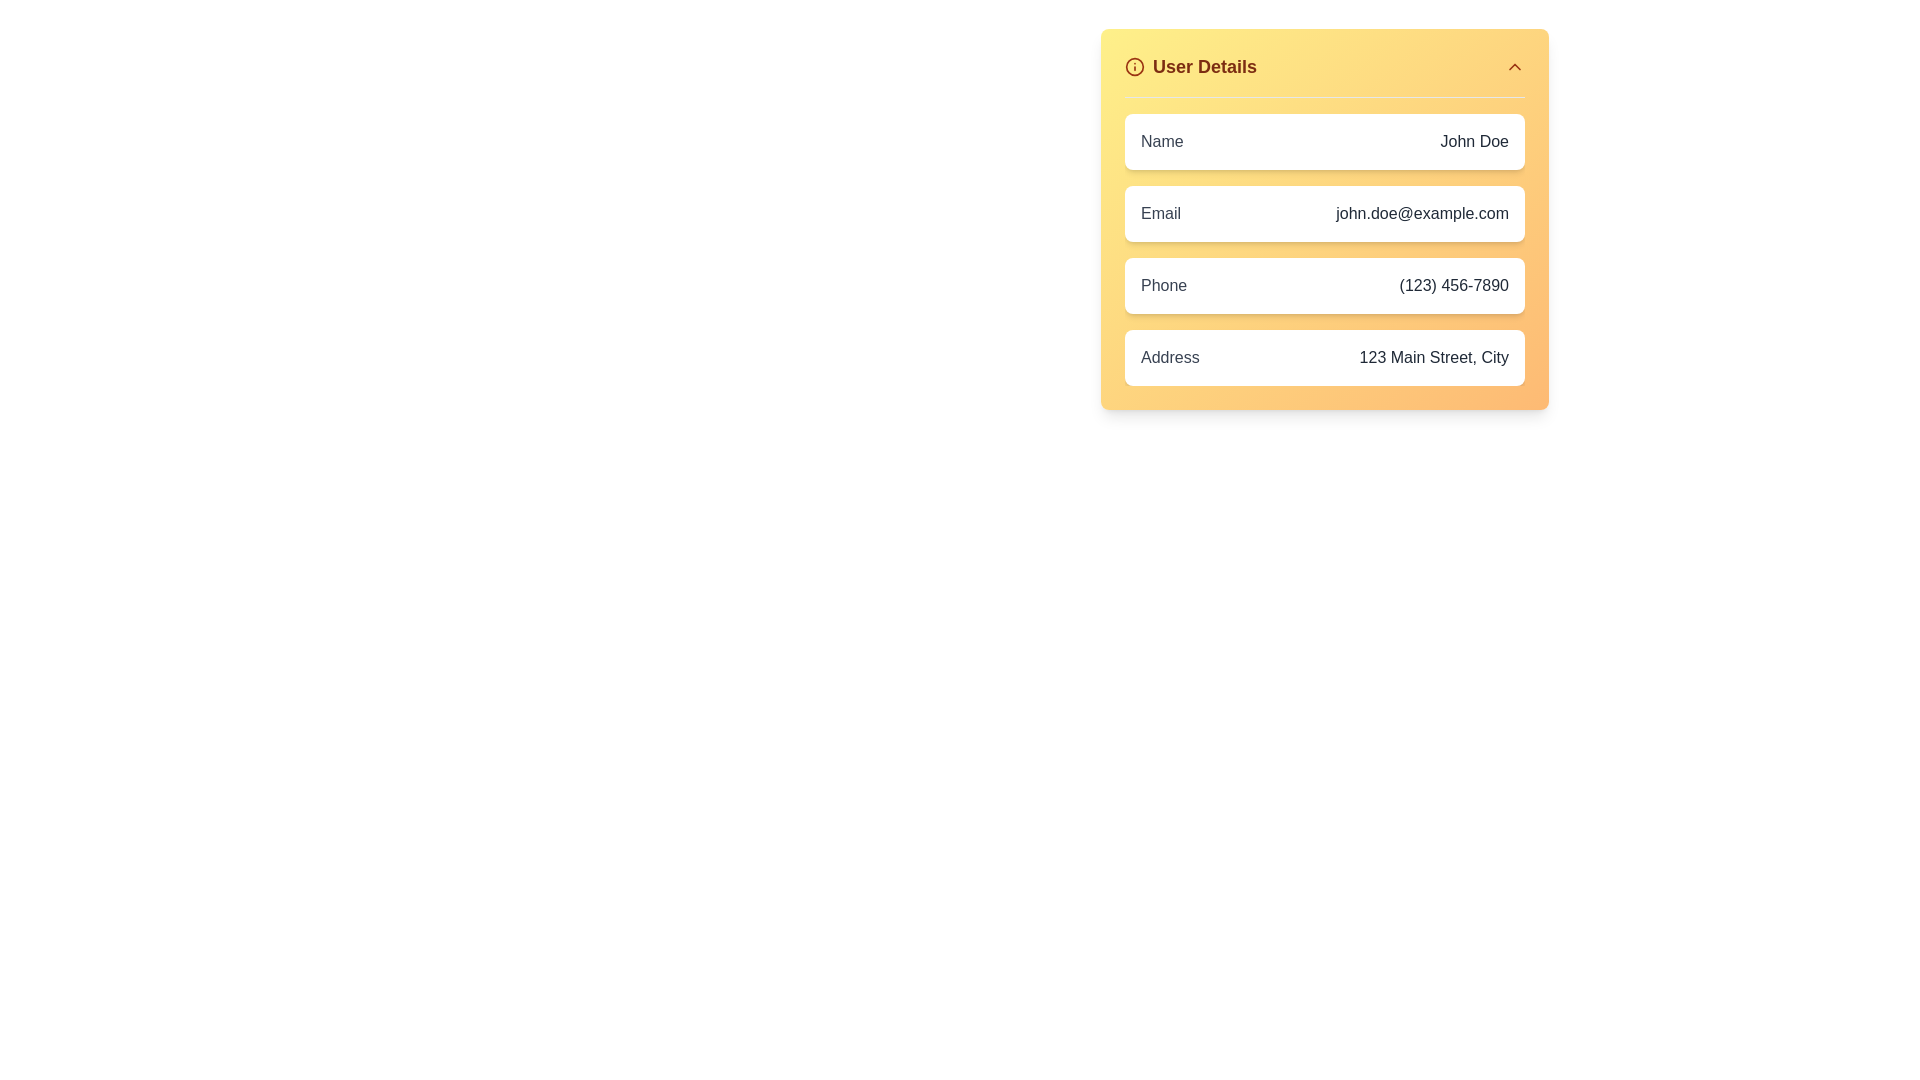  I want to click on phone number displayed in the Information display box, which is the third box in the vertically stacked list, located between the 'Email' entry and 'Address' entry, so click(1324, 285).